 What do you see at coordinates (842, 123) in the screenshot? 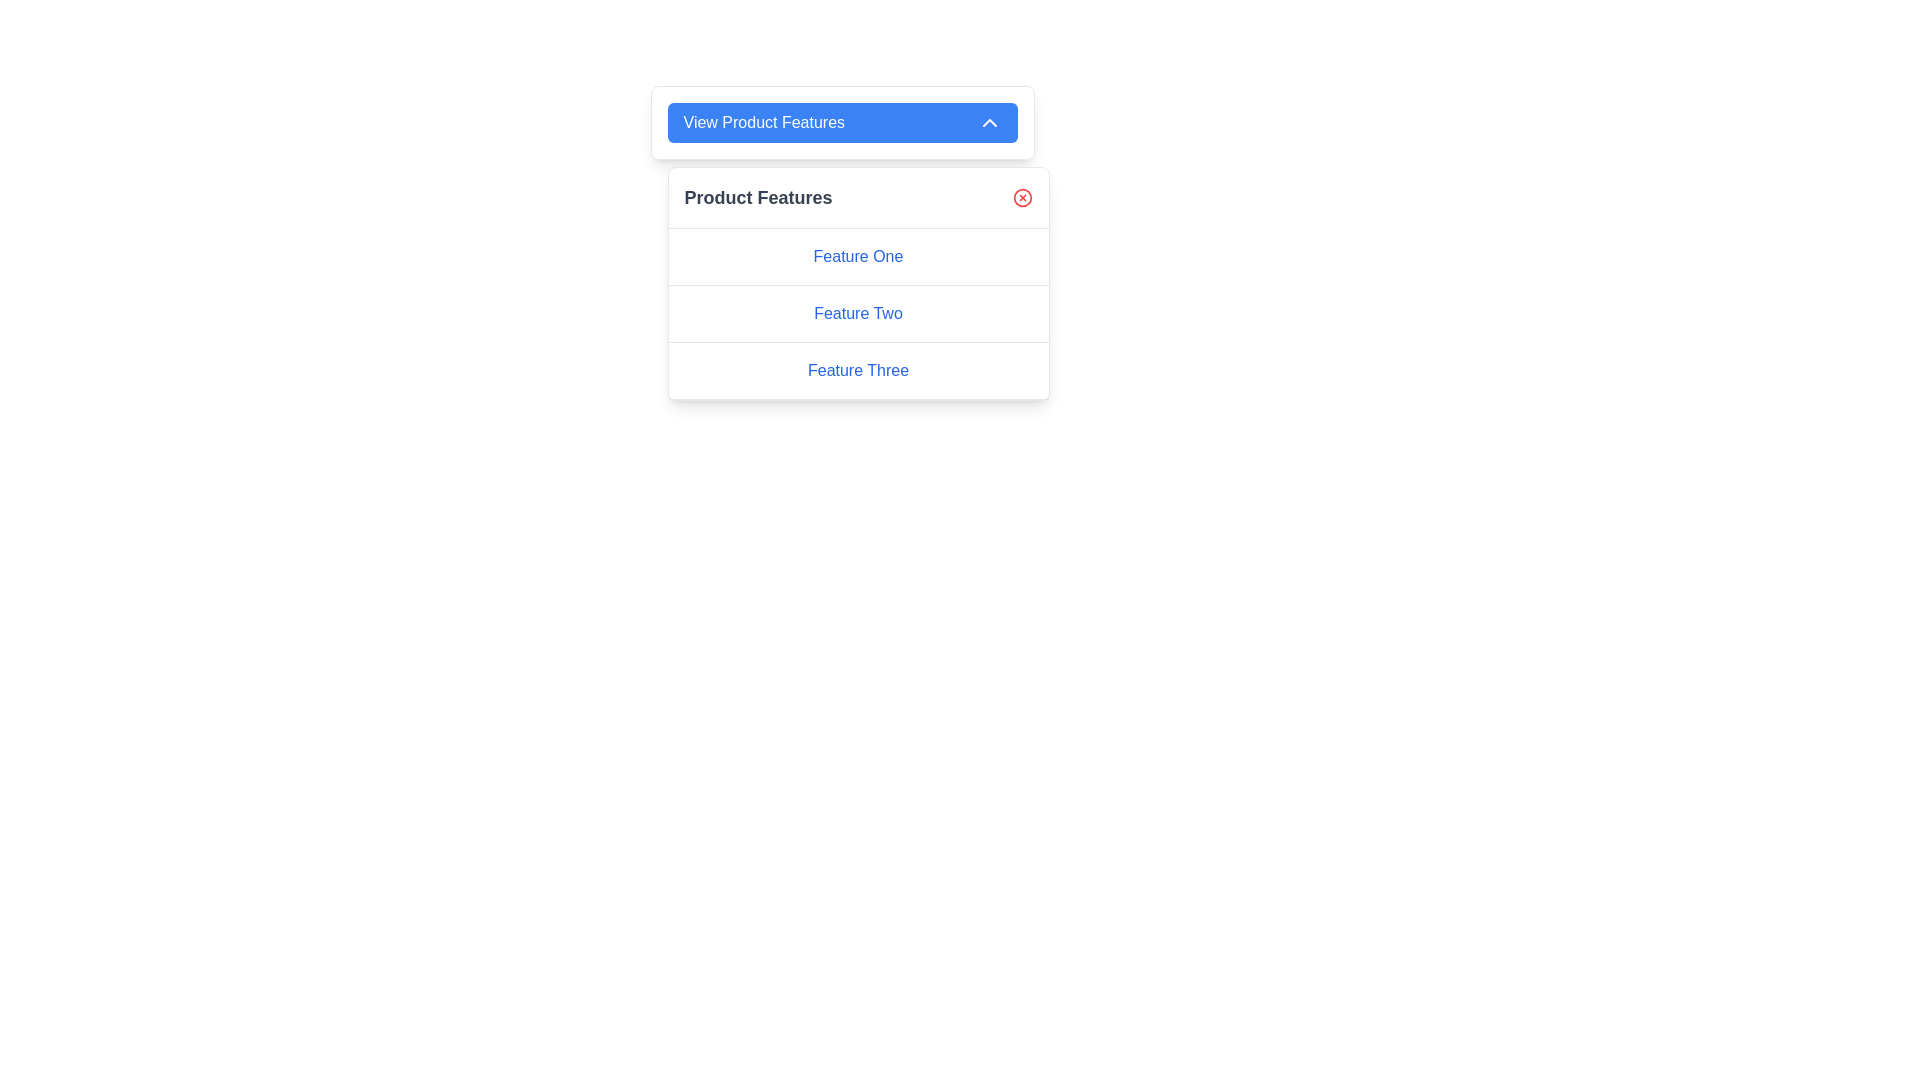
I see `the blue button with rounded edges labeled 'View Product Features'` at bounding box center [842, 123].